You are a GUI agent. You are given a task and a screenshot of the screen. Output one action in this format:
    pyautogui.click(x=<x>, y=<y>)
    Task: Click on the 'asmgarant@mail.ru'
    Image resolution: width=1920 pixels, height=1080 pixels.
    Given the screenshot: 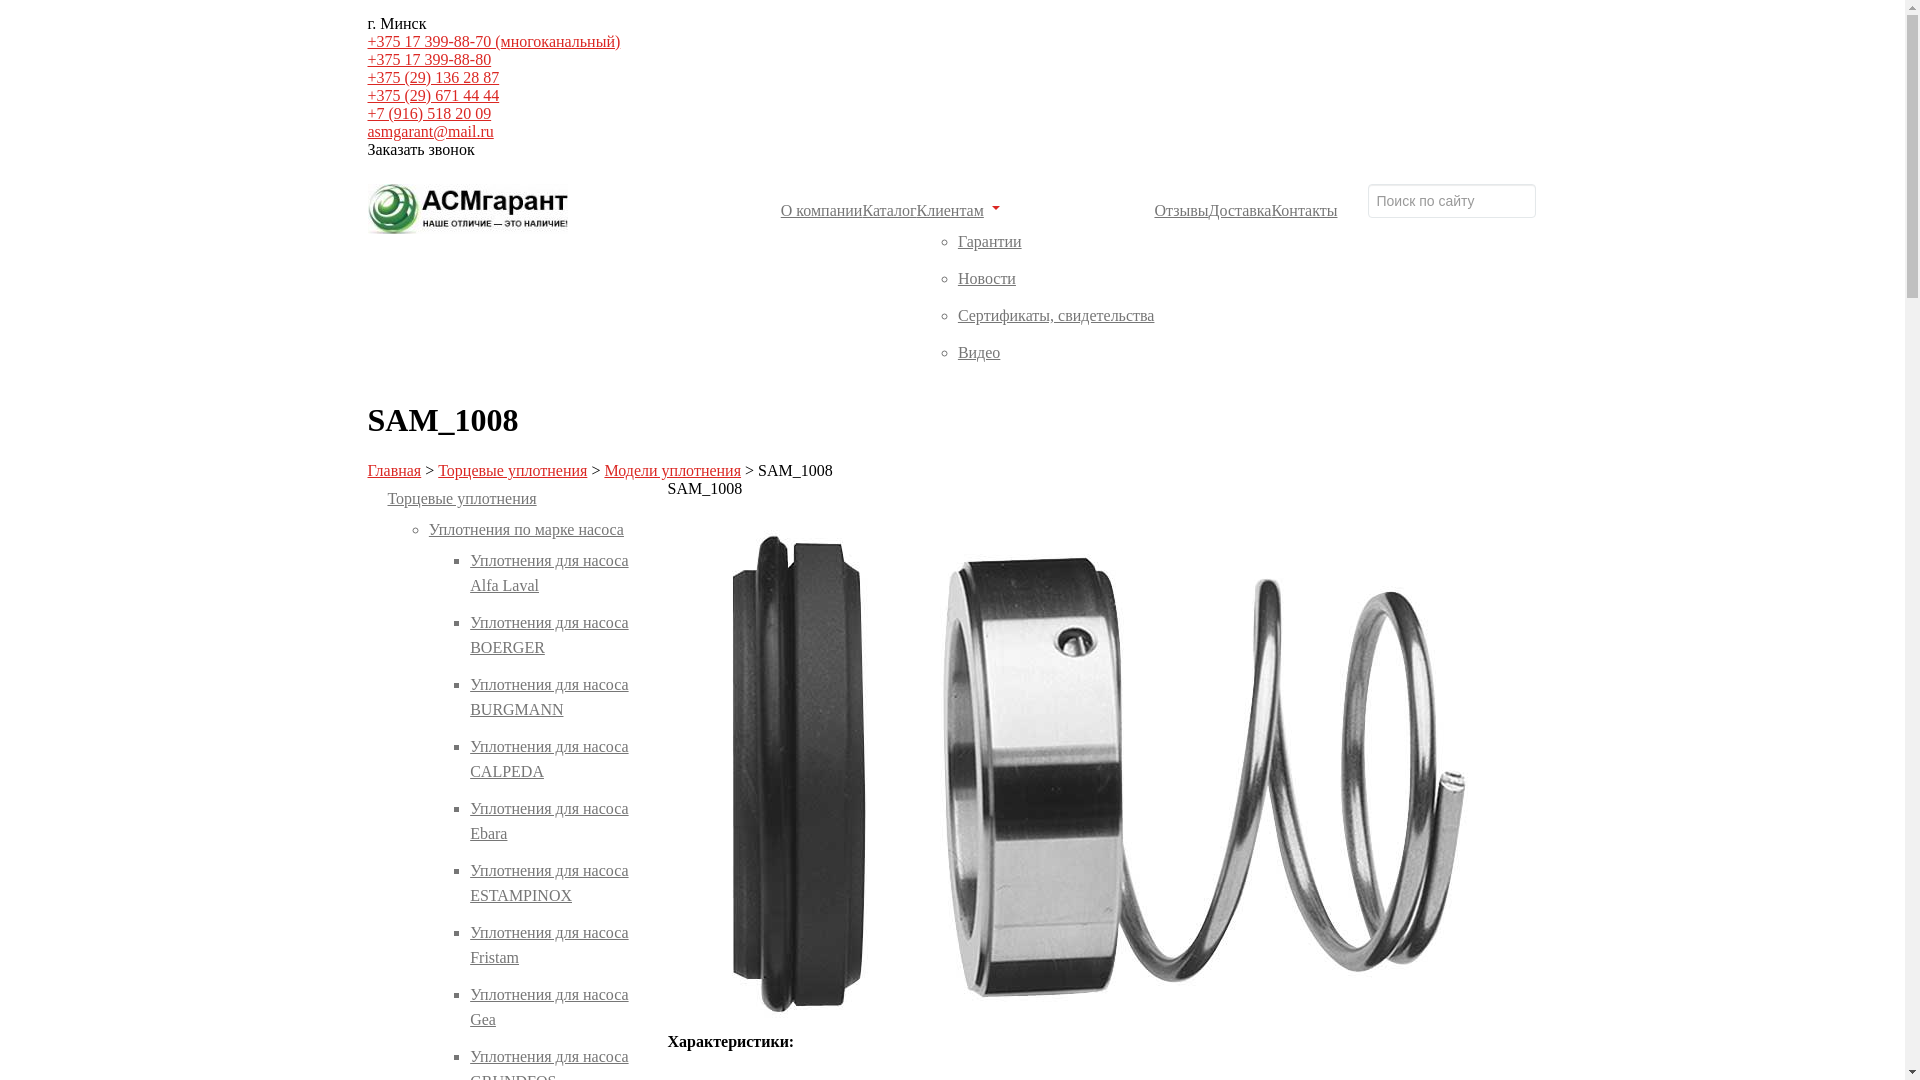 What is the action you would take?
    pyautogui.click(x=430, y=131)
    